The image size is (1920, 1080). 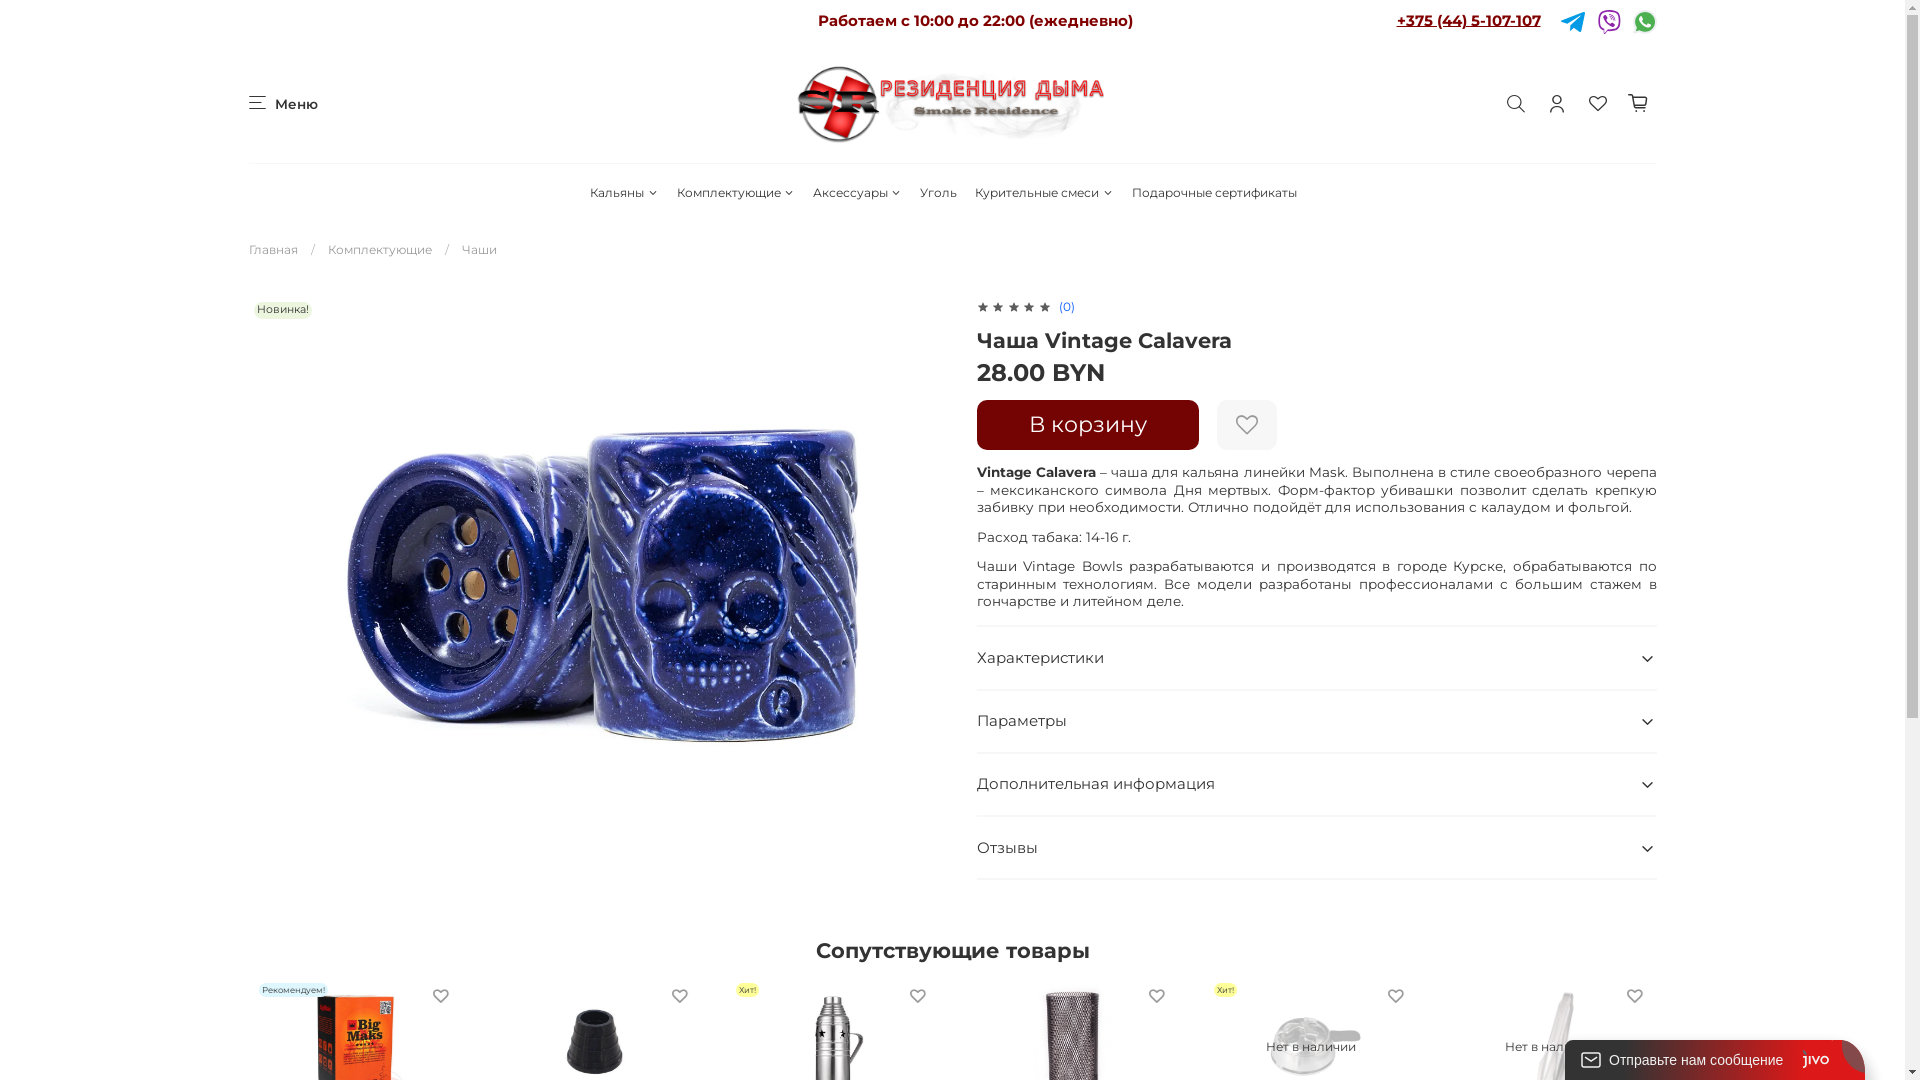 What do you see at coordinates (1468, 19) in the screenshot?
I see `'+375 (44) 5-107-107'` at bounding box center [1468, 19].